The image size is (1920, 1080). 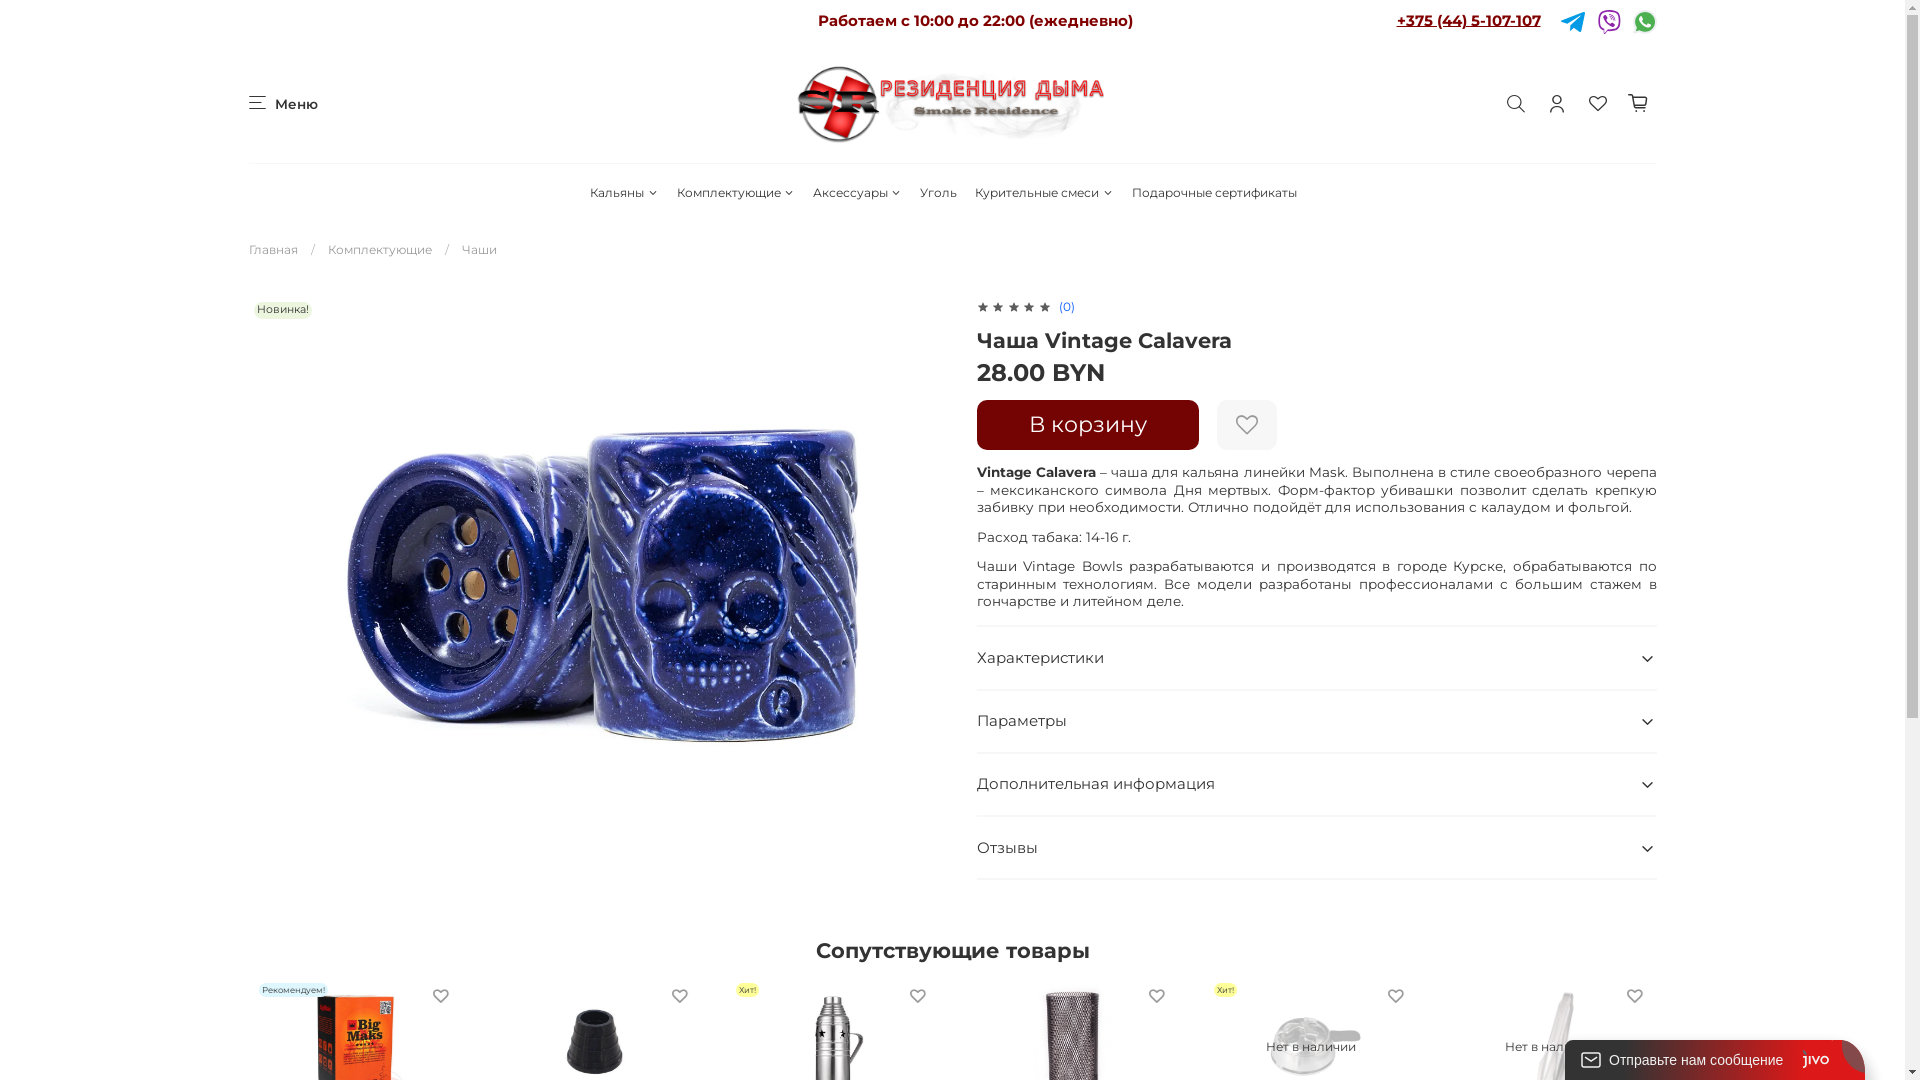 What do you see at coordinates (1468, 19) in the screenshot?
I see `'+375 (44) 5-107-107'` at bounding box center [1468, 19].